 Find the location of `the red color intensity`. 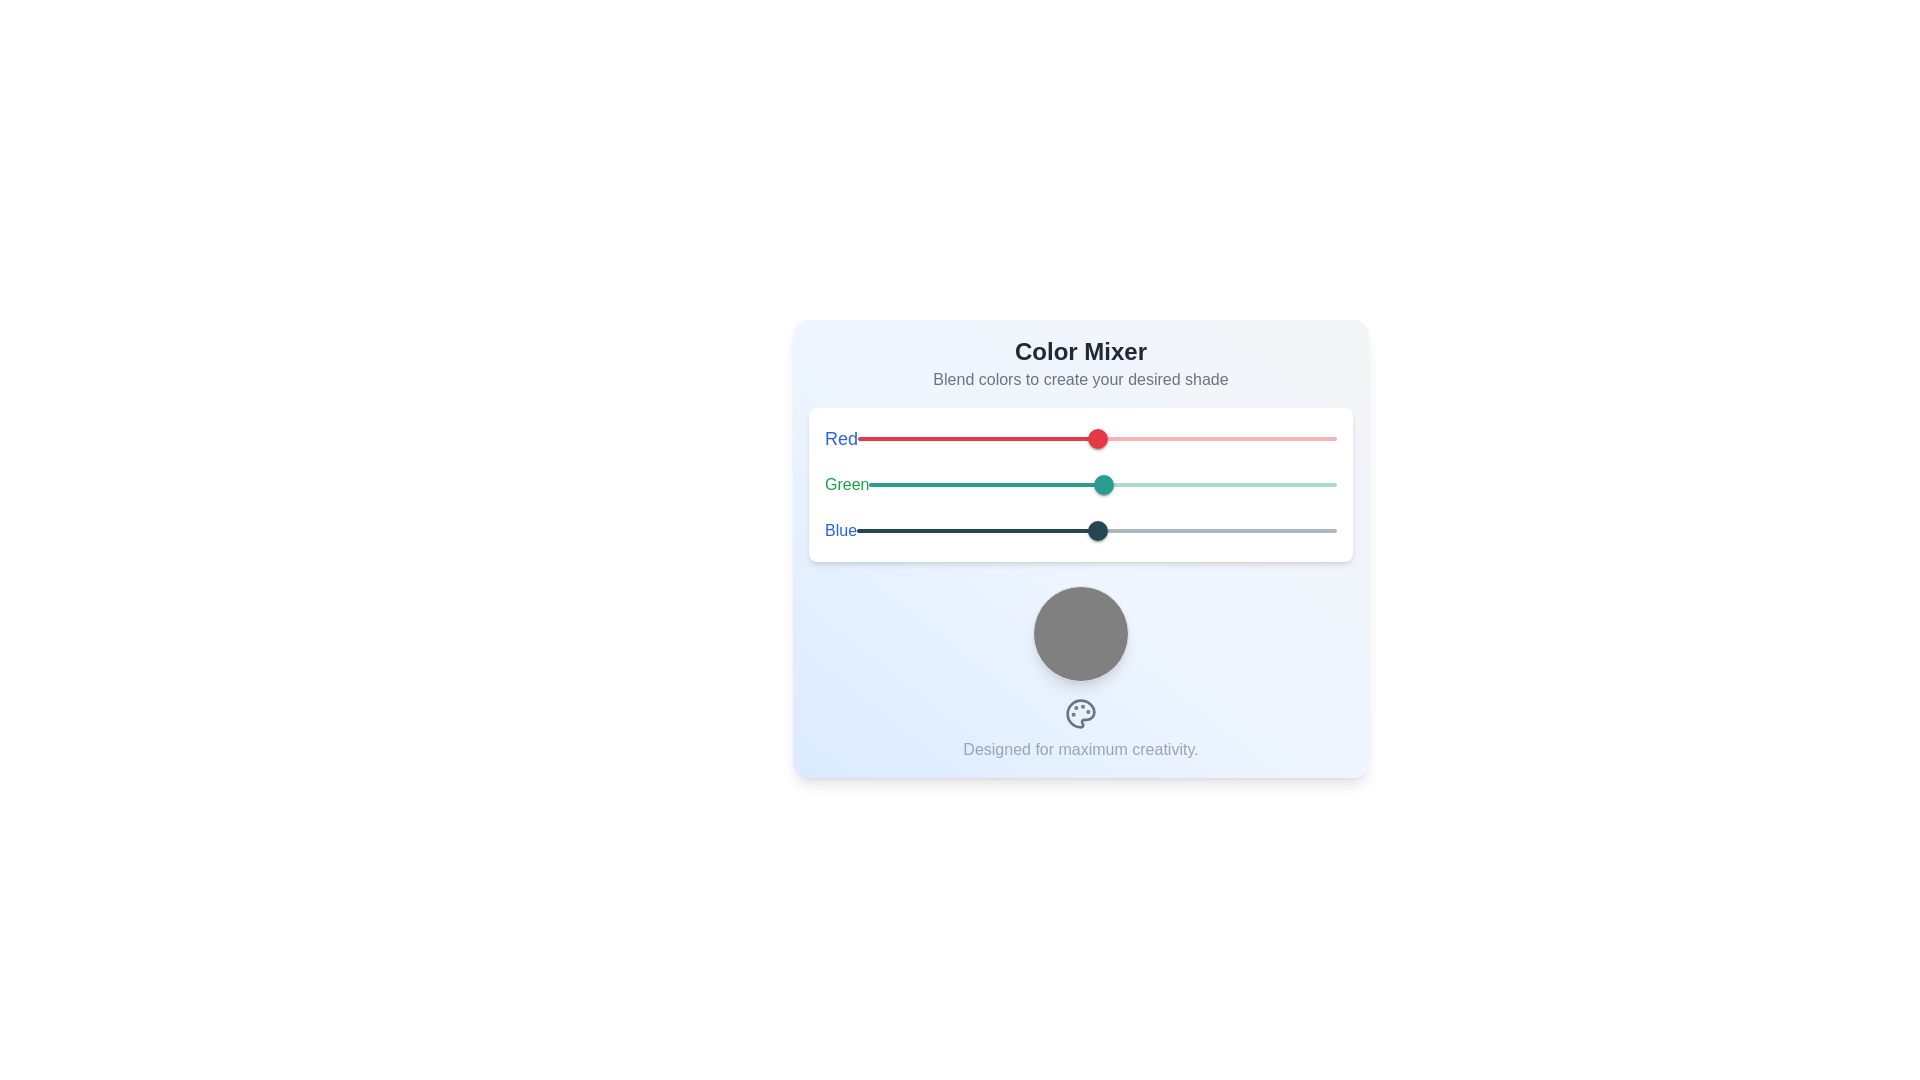

the red color intensity is located at coordinates (1295, 438).